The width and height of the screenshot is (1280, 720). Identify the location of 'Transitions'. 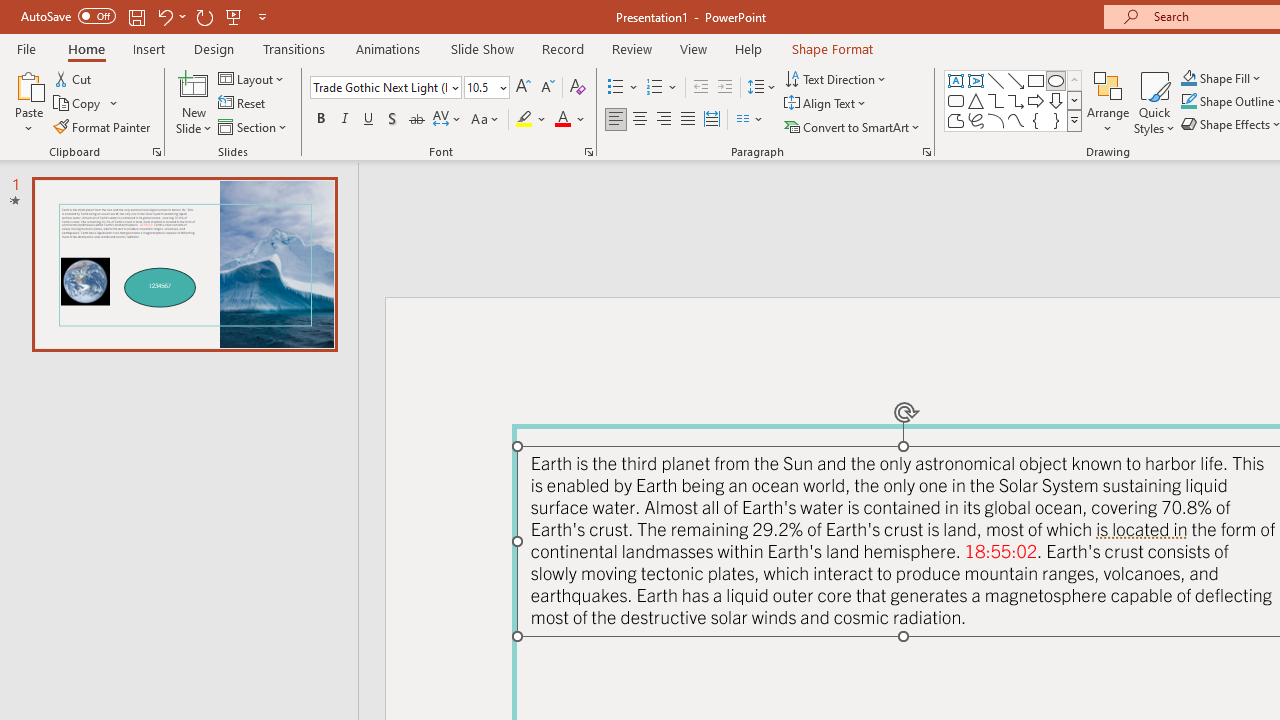
(294, 48).